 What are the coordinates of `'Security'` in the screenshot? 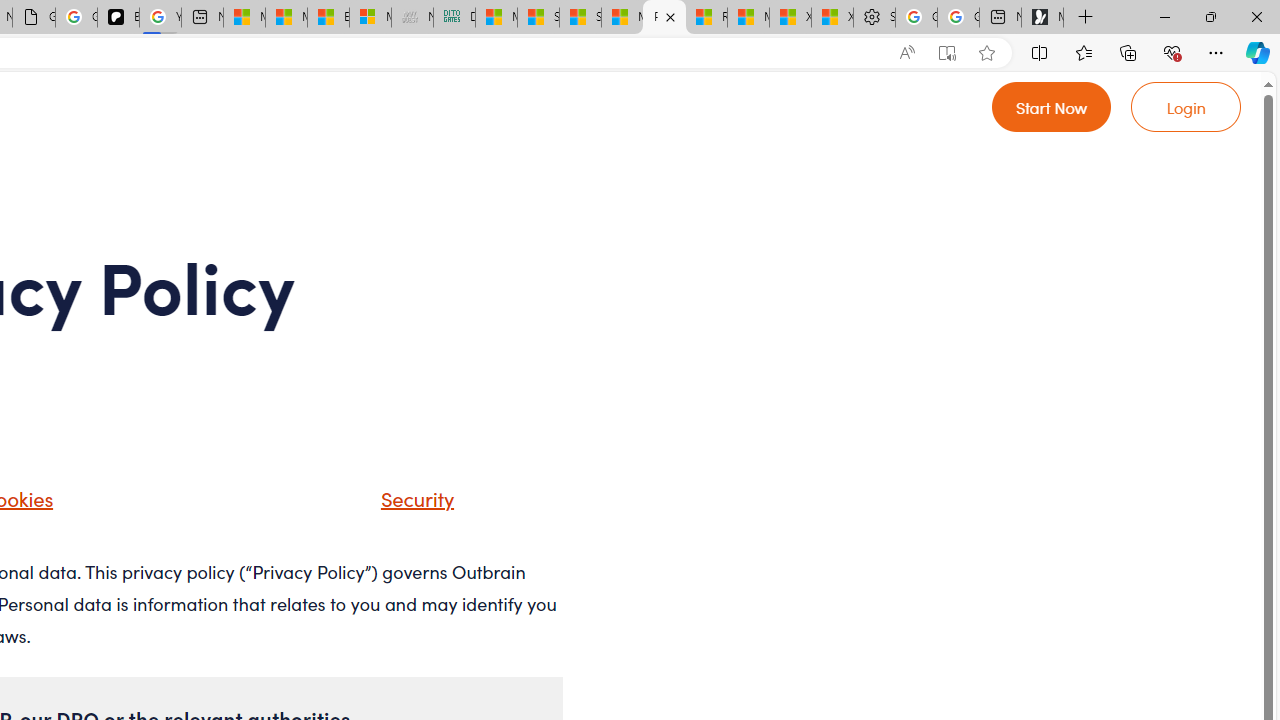 It's located at (411, 496).